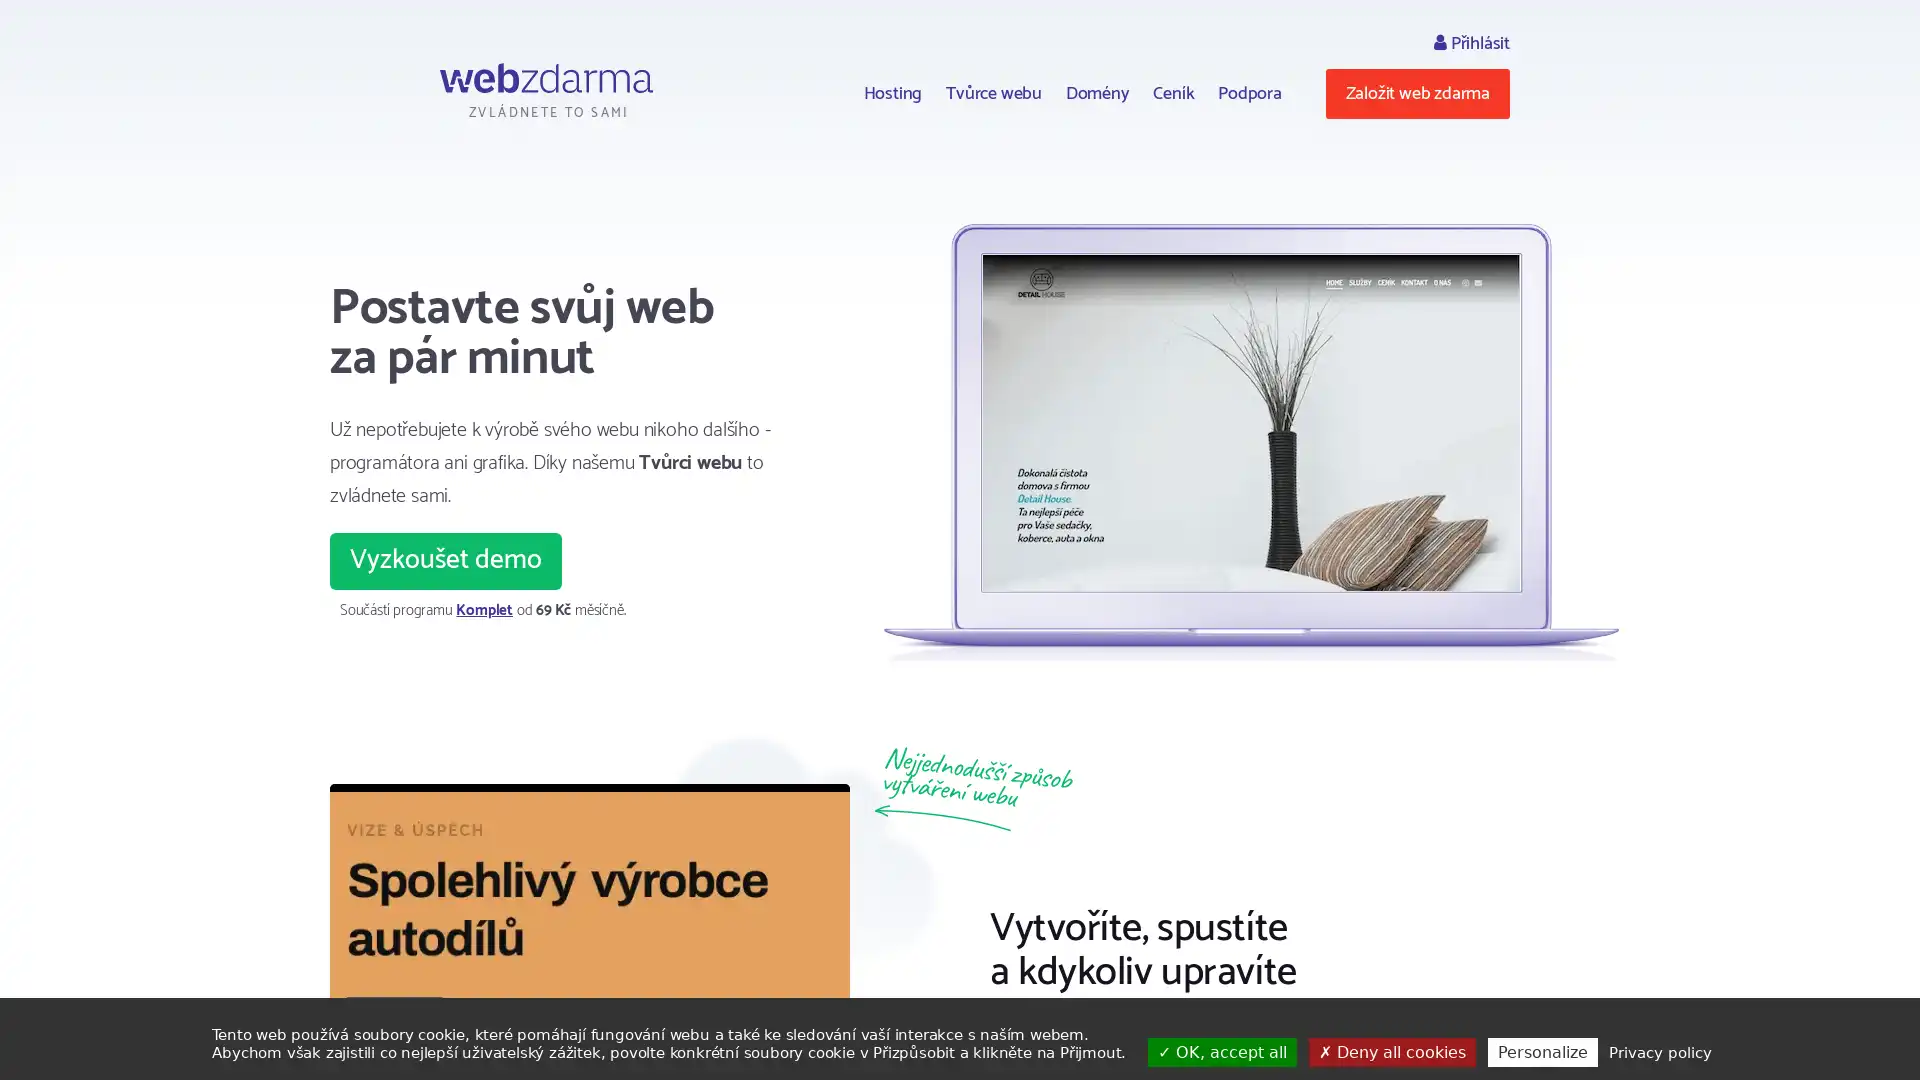 Image resolution: width=1920 pixels, height=1080 pixels. What do you see at coordinates (445, 560) in the screenshot?
I see `Vyzkouset demo` at bounding box center [445, 560].